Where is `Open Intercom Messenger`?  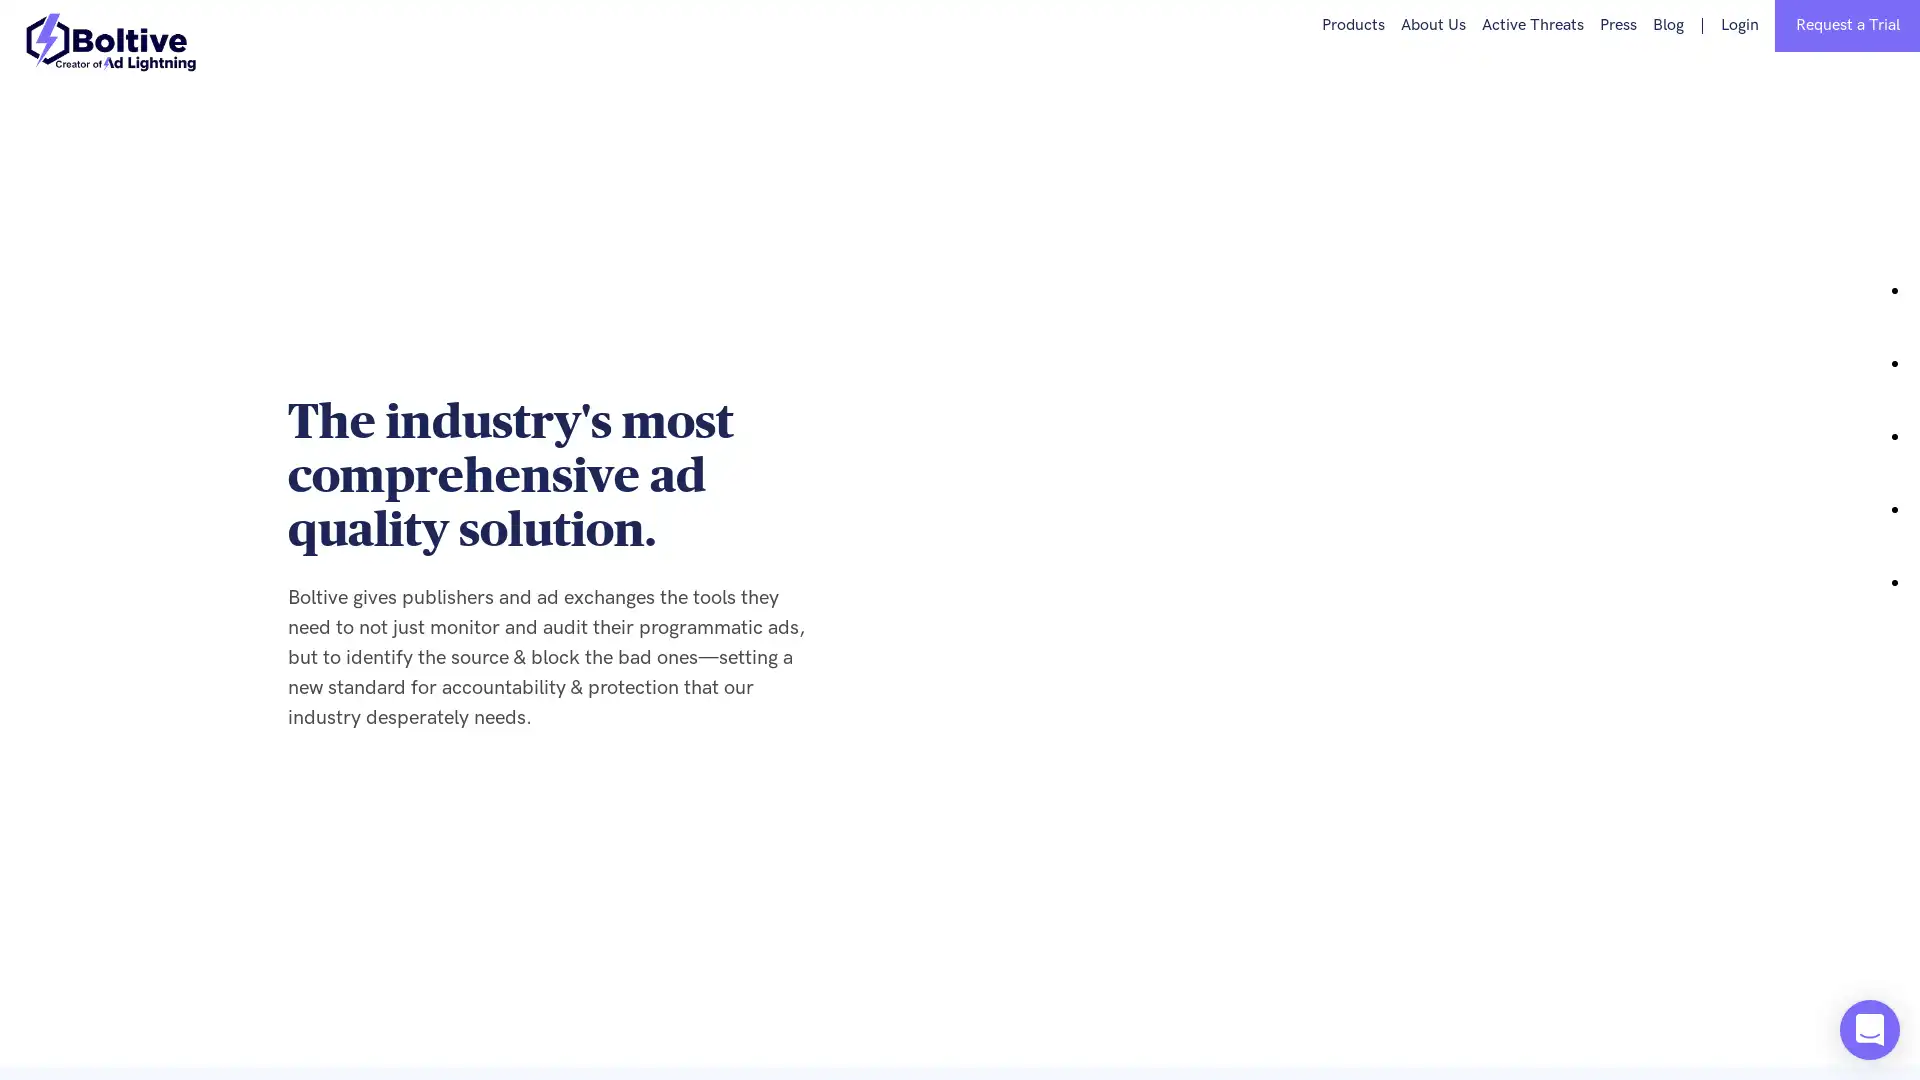 Open Intercom Messenger is located at coordinates (1869, 1029).